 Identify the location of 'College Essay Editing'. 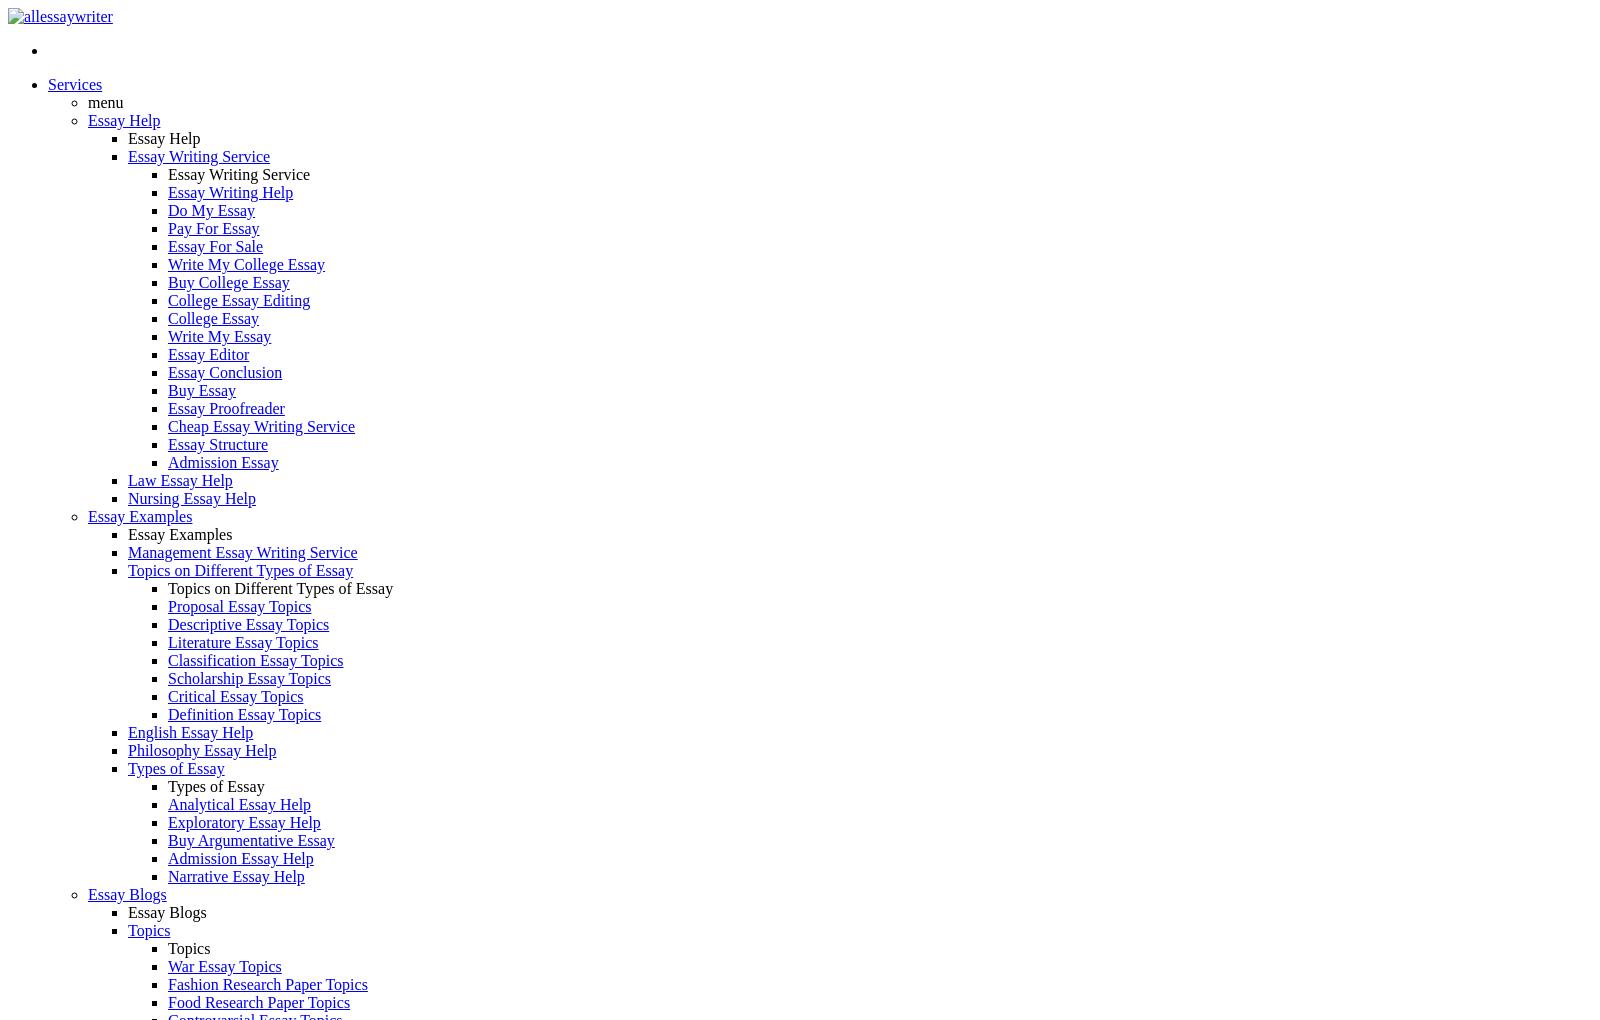
(239, 300).